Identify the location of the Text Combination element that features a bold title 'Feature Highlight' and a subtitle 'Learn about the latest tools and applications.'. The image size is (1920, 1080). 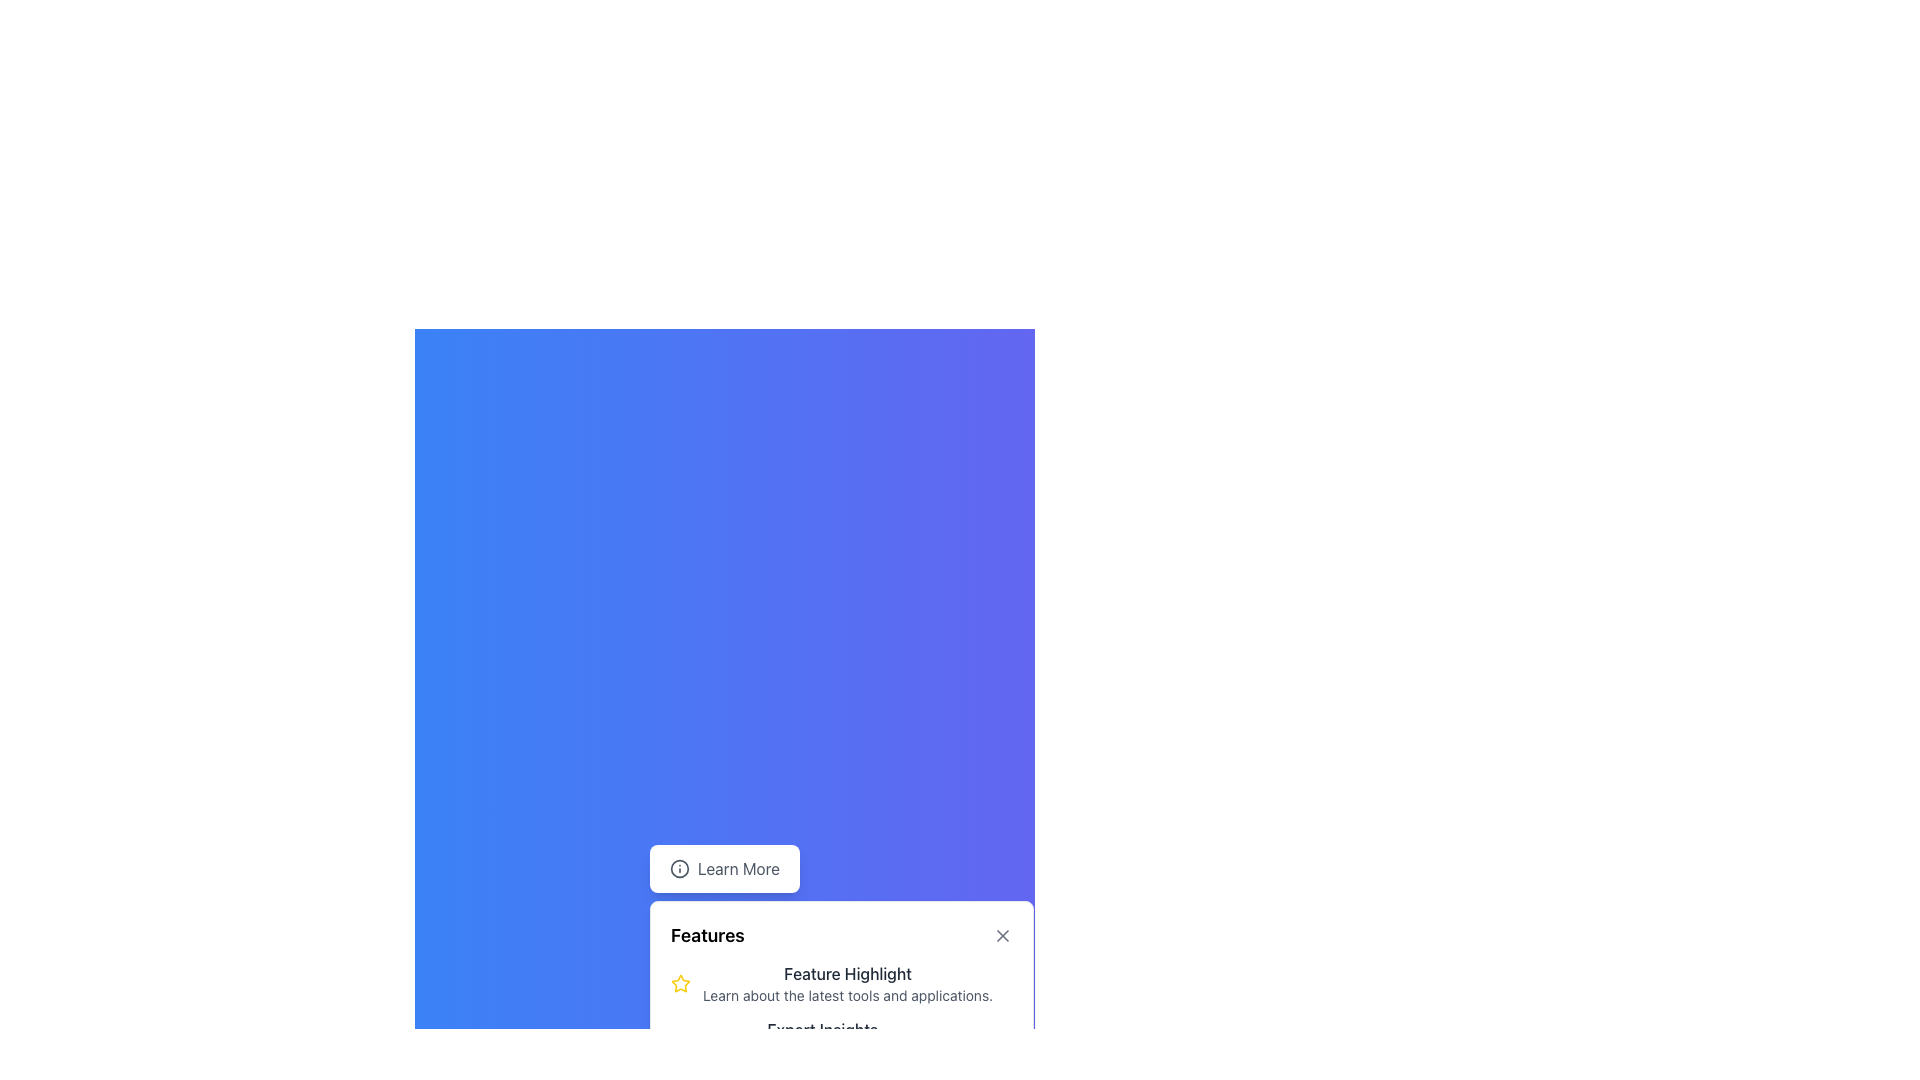
(848, 982).